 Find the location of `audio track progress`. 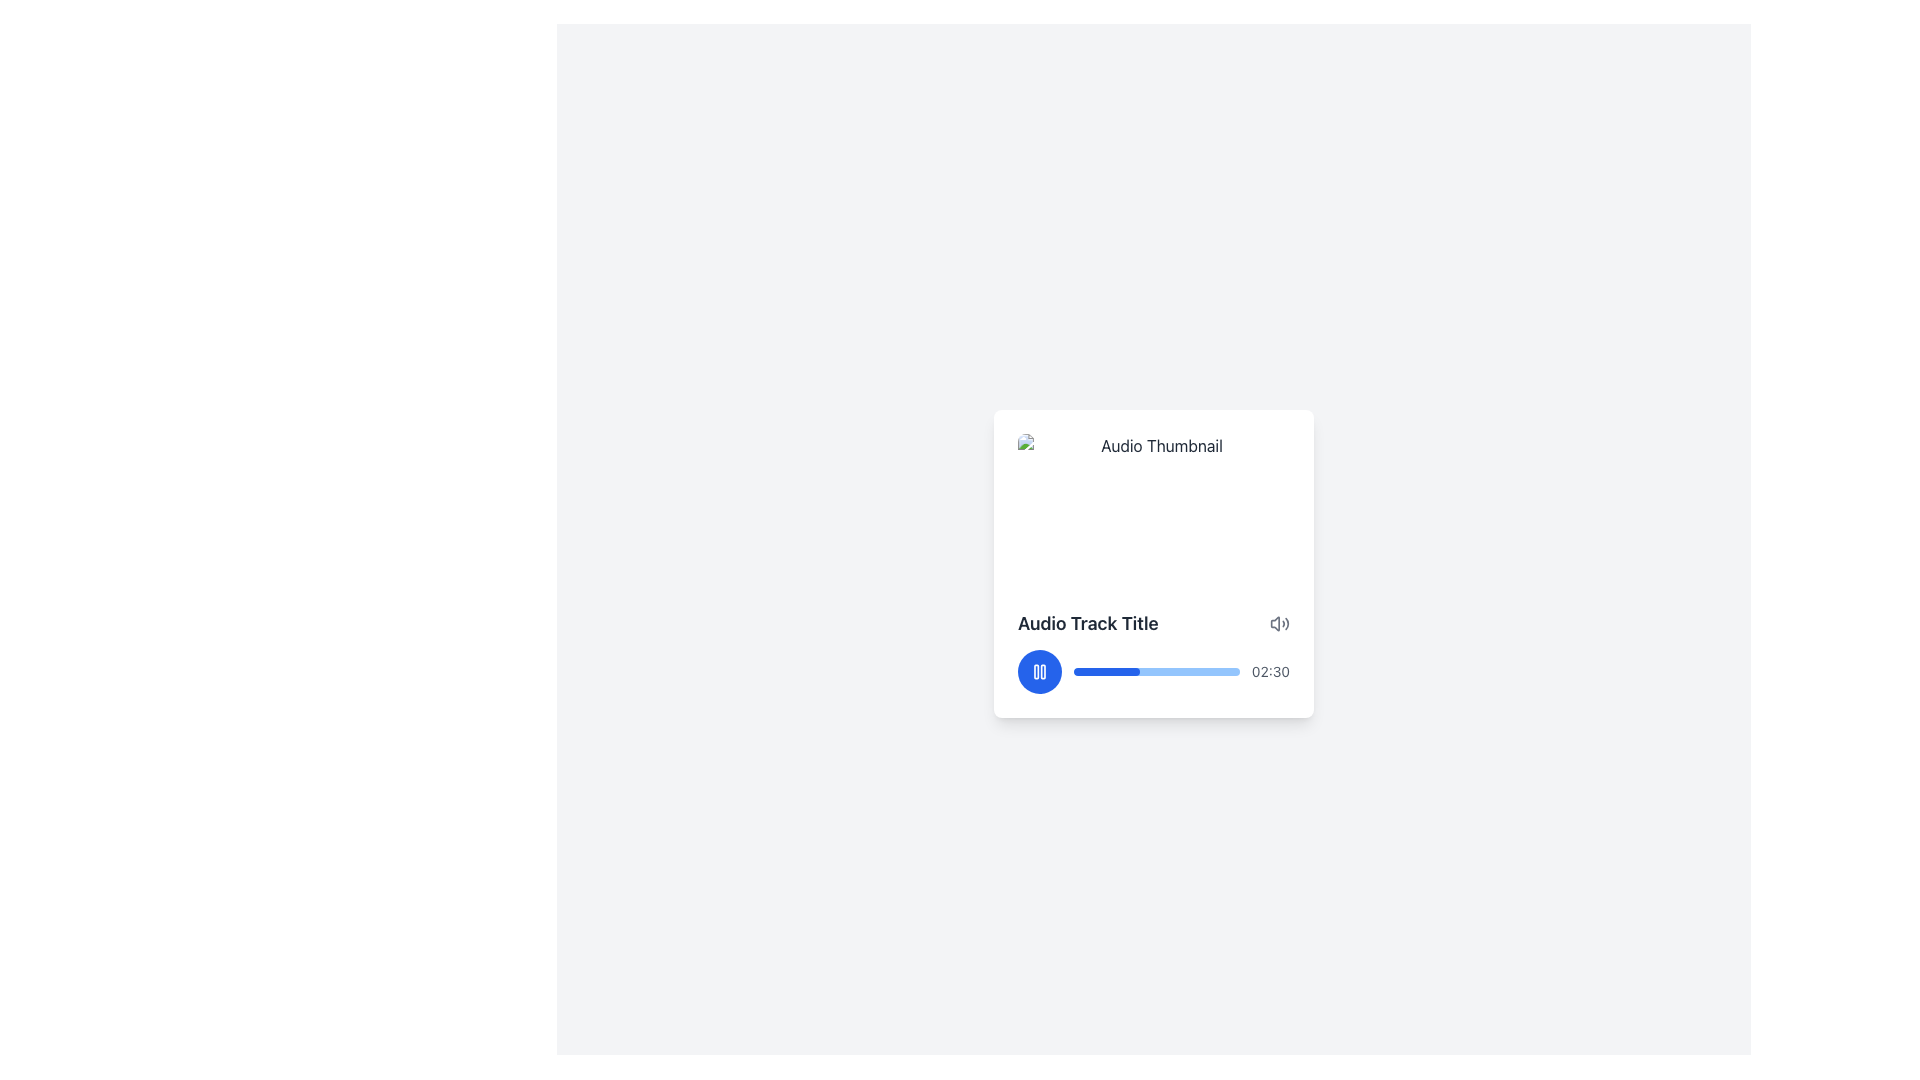

audio track progress is located at coordinates (1142, 671).